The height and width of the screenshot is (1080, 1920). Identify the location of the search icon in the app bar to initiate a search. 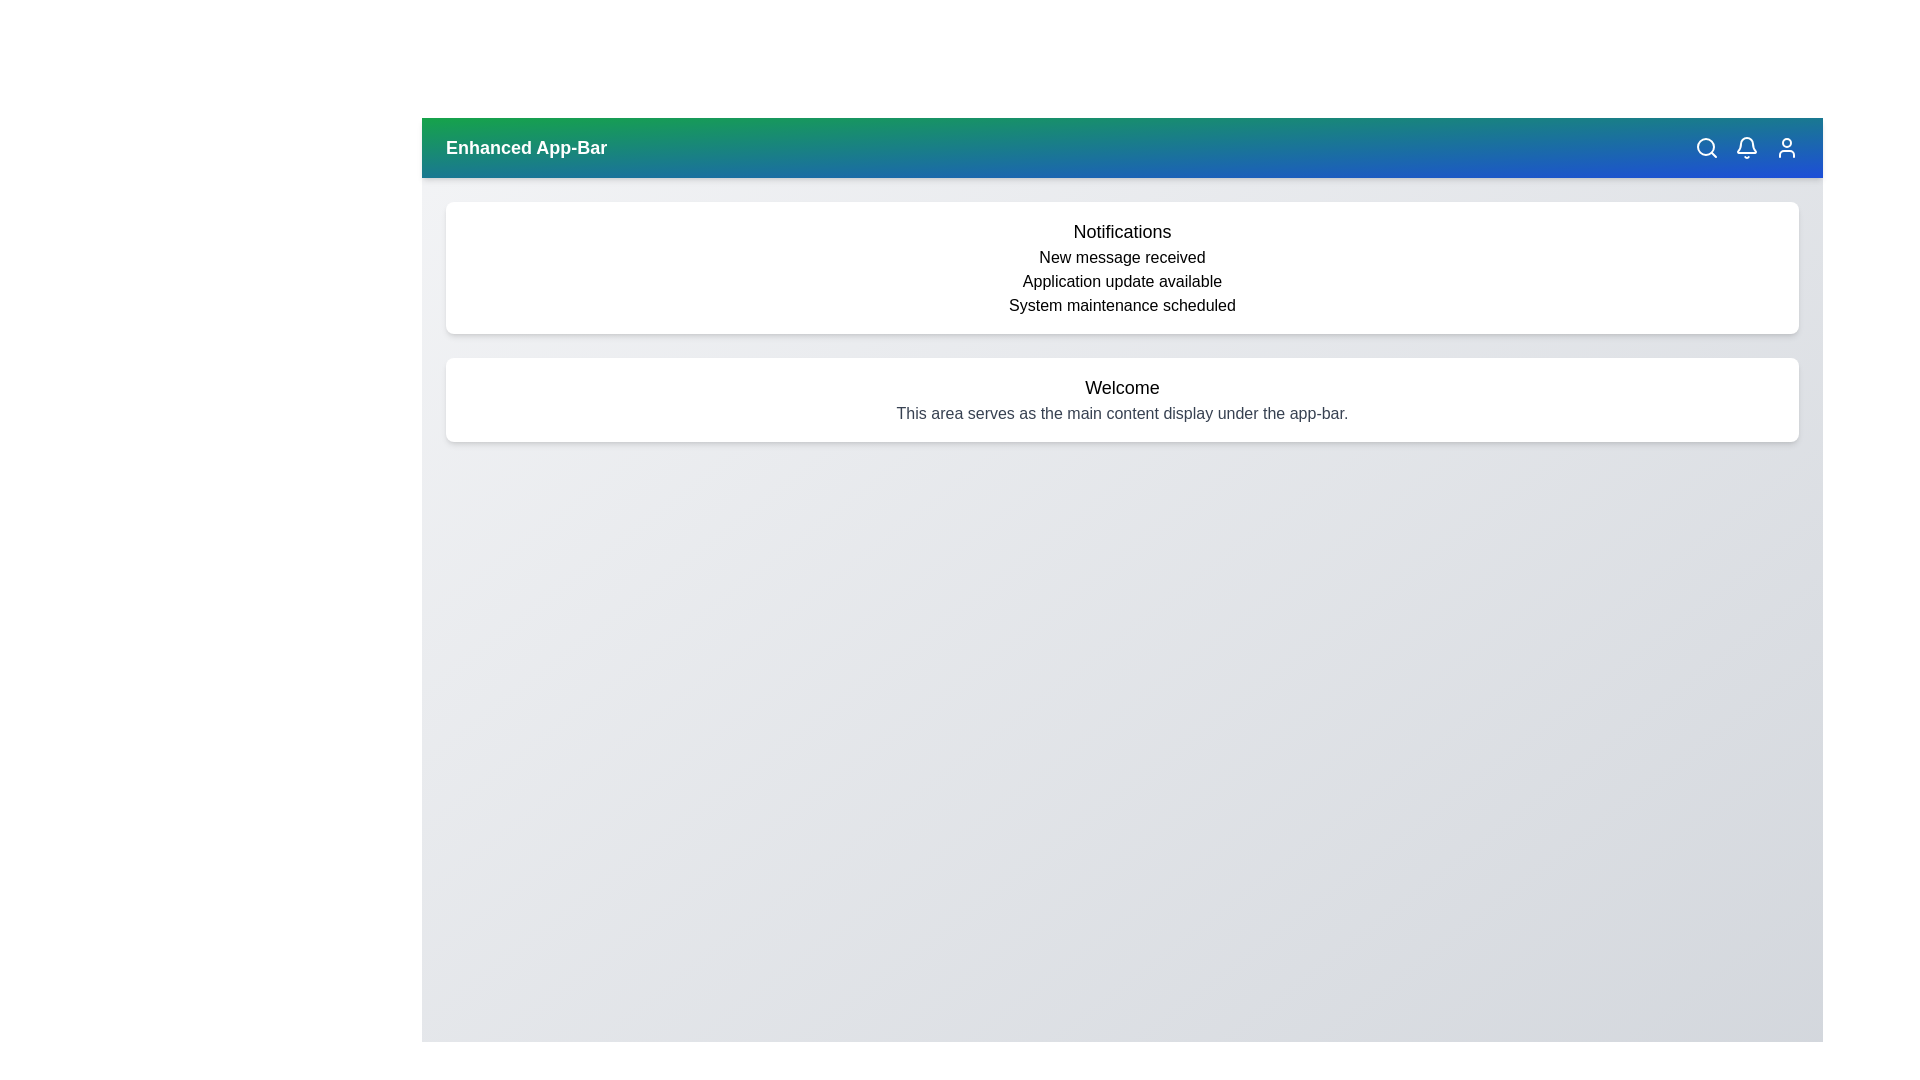
(1706, 146).